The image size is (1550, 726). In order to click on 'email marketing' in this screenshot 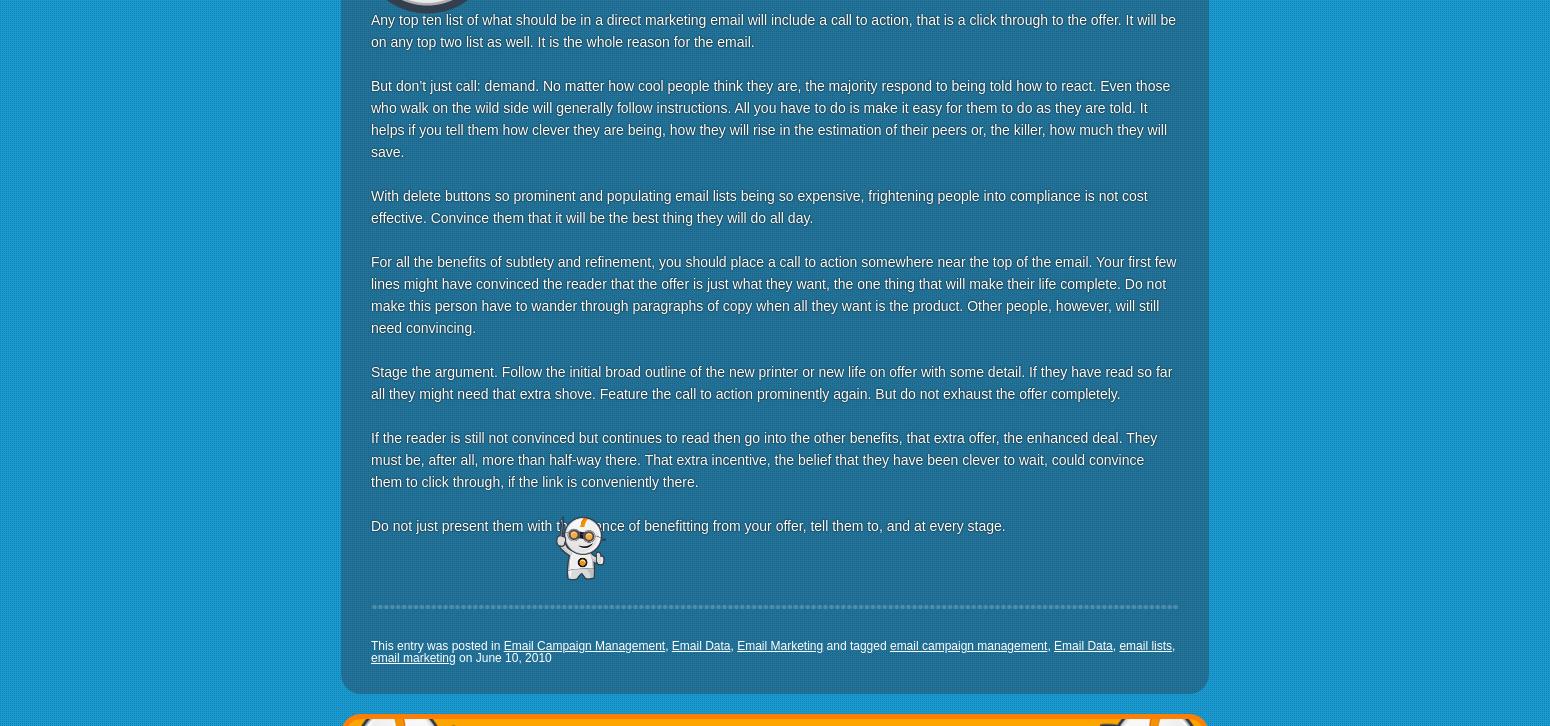, I will do `click(413, 656)`.